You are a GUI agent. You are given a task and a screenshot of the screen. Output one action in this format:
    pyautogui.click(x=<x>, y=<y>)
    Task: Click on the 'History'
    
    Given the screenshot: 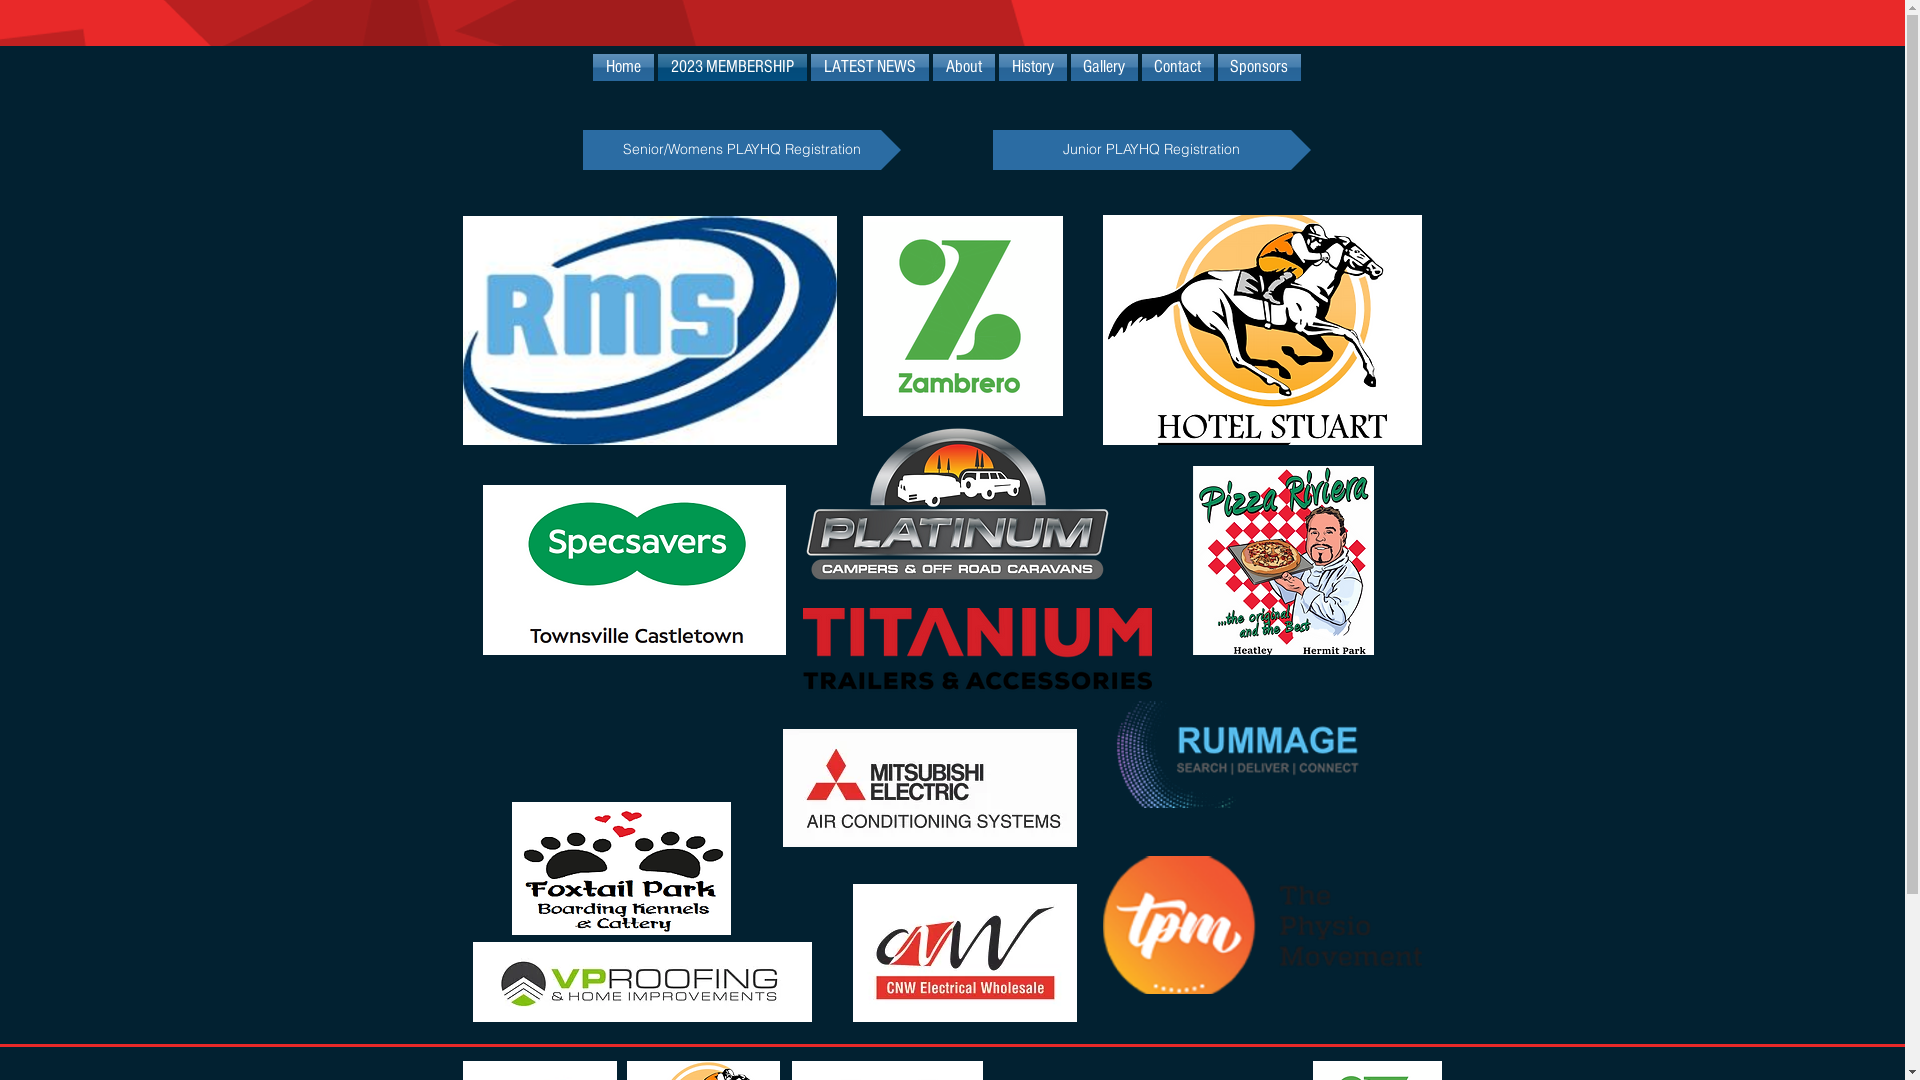 What is the action you would take?
    pyautogui.click(x=1032, y=66)
    